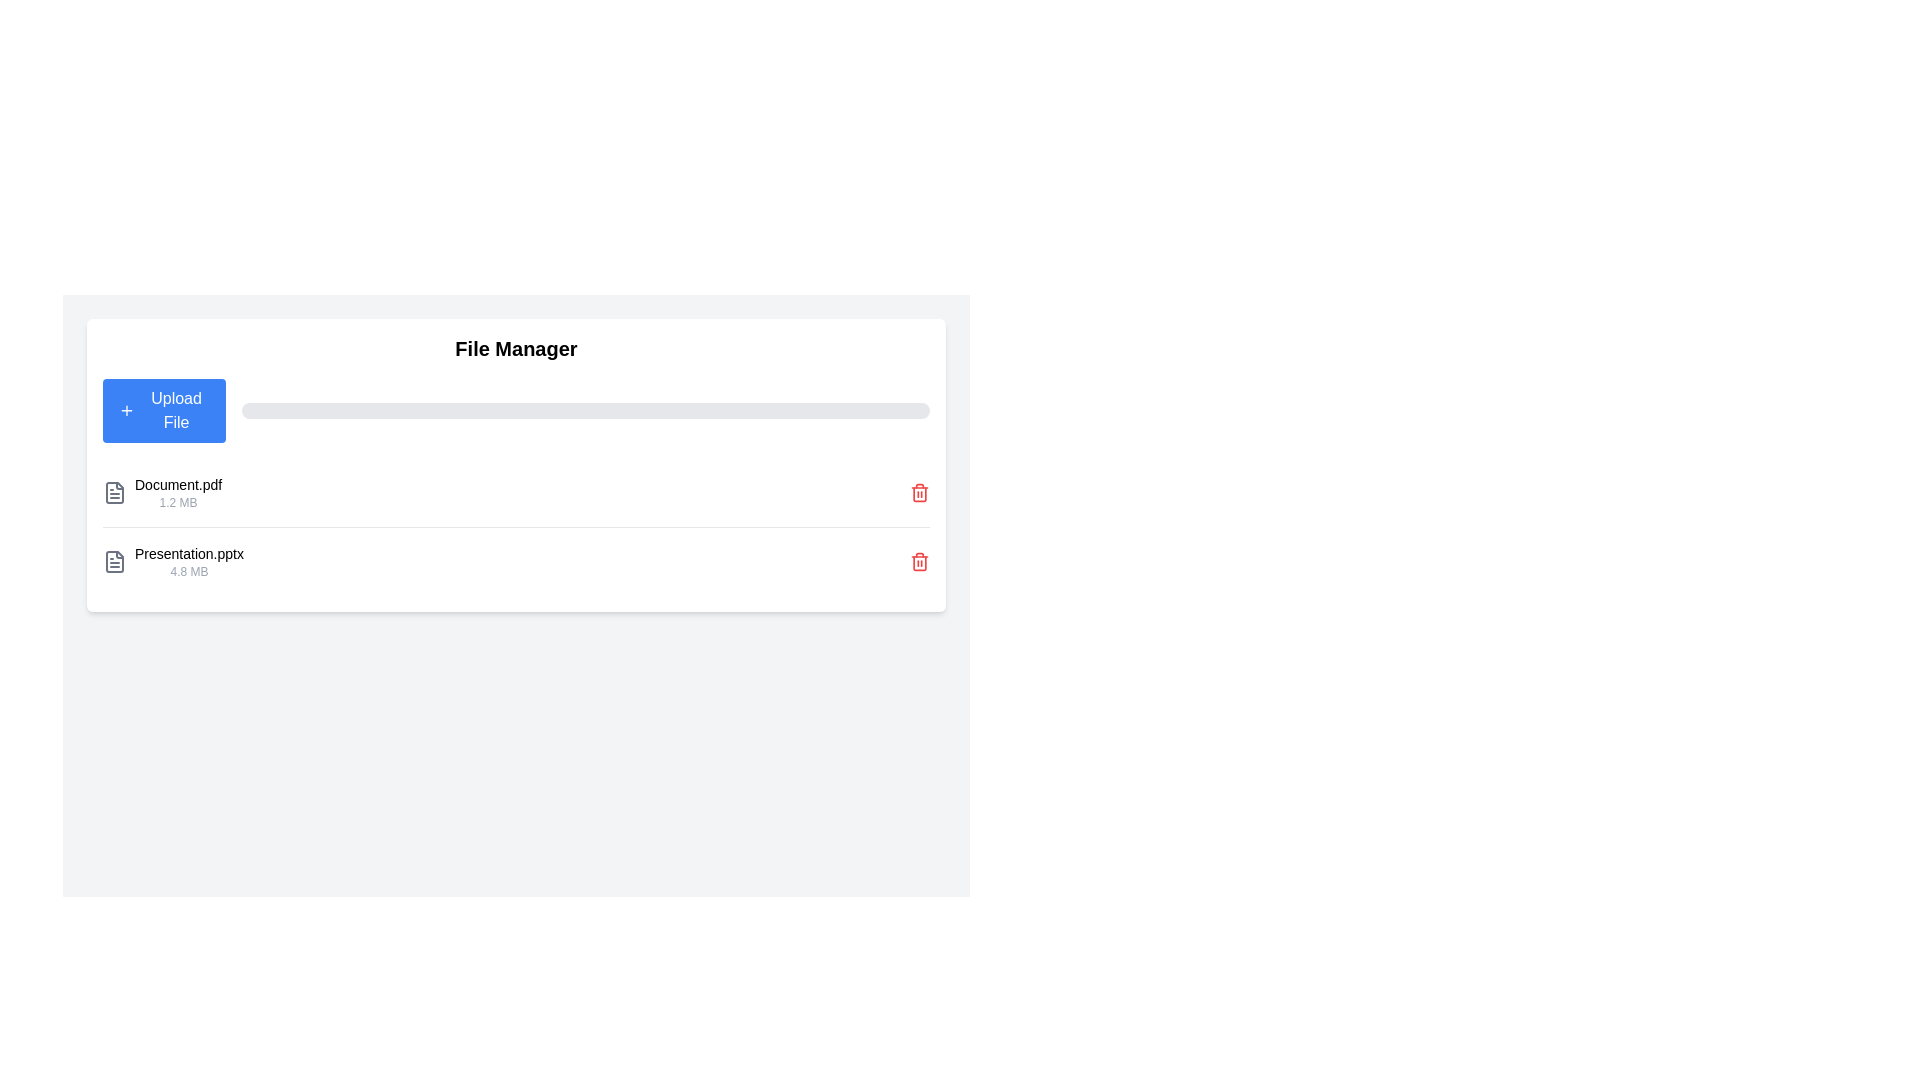 The height and width of the screenshot is (1080, 1920). What do you see at coordinates (516, 493) in the screenshot?
I see `the first file entry in the file manager list` at bounding box center [516, 493].